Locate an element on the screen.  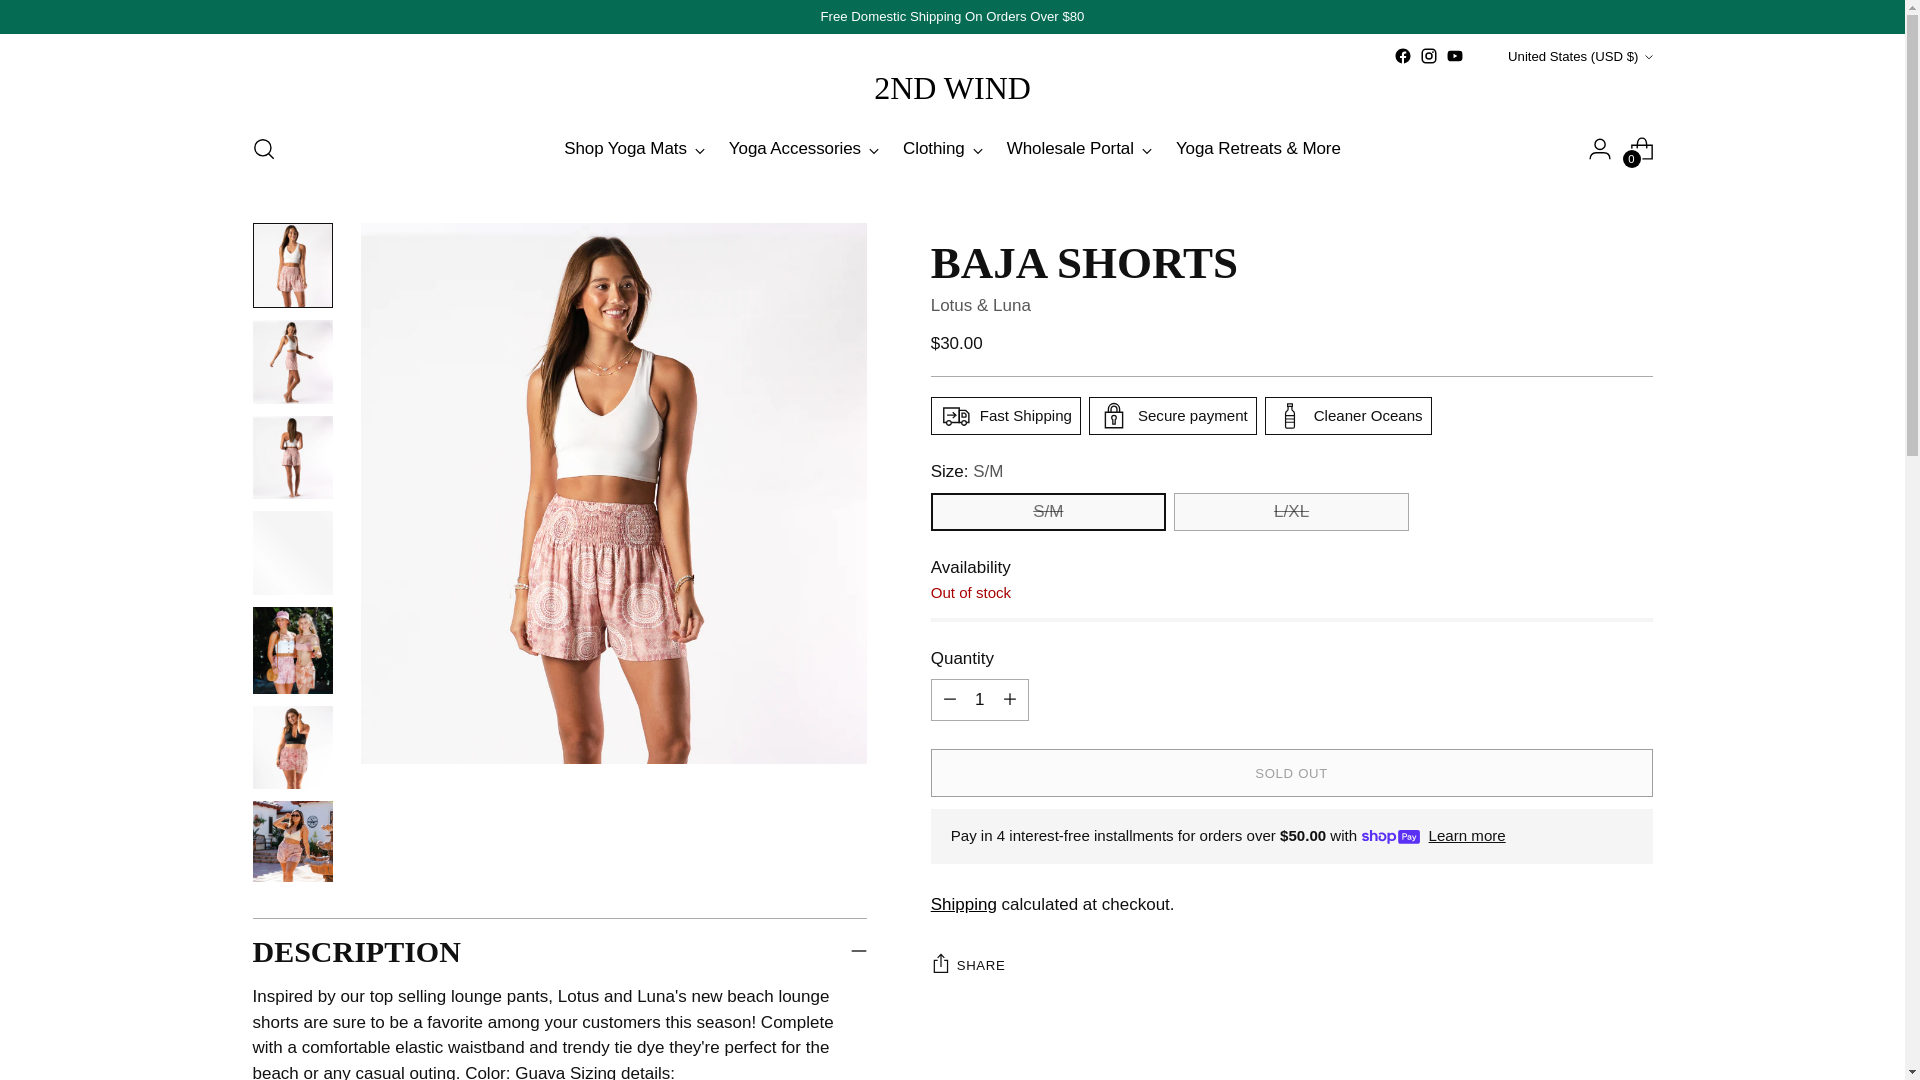
'2nd Wind on Facebook' is located at coordinates (1401, 55).